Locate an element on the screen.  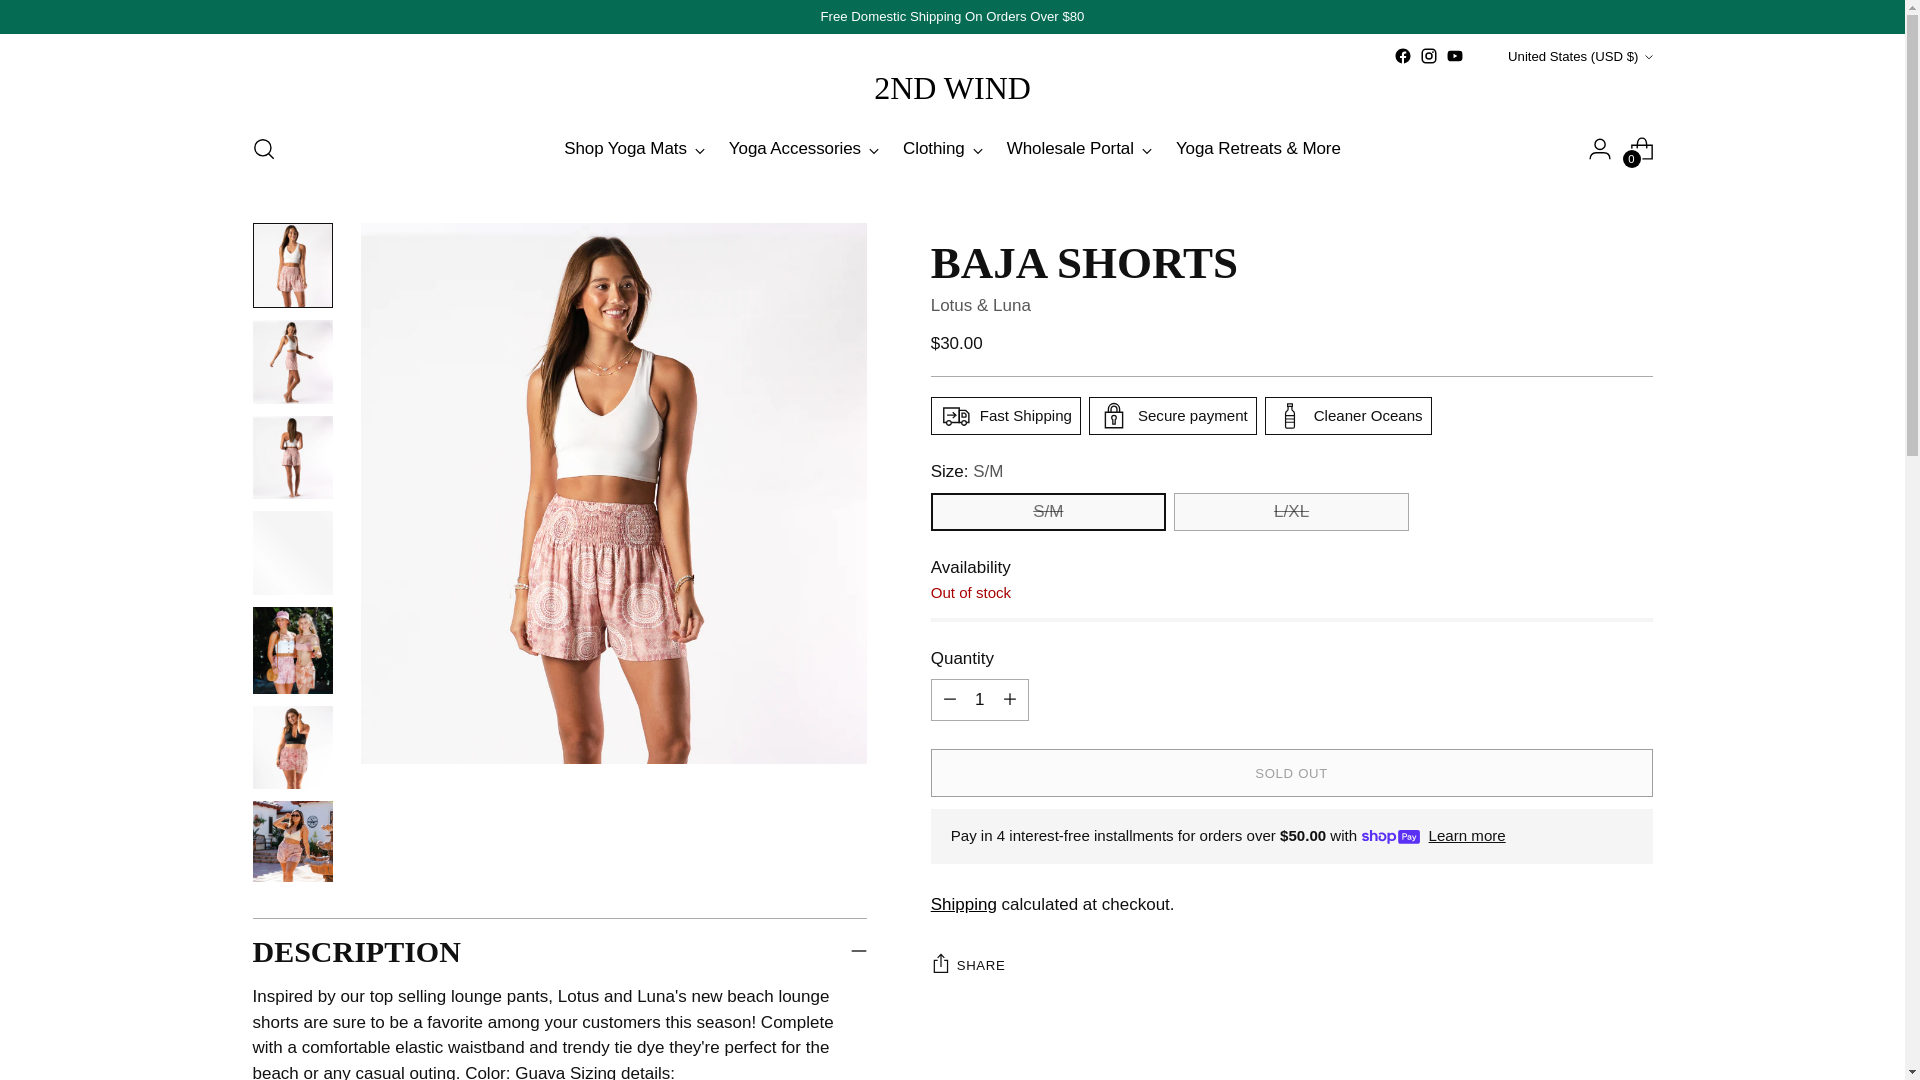
'2nd Wind on Facebook' is located at coordinates (1401, 55).